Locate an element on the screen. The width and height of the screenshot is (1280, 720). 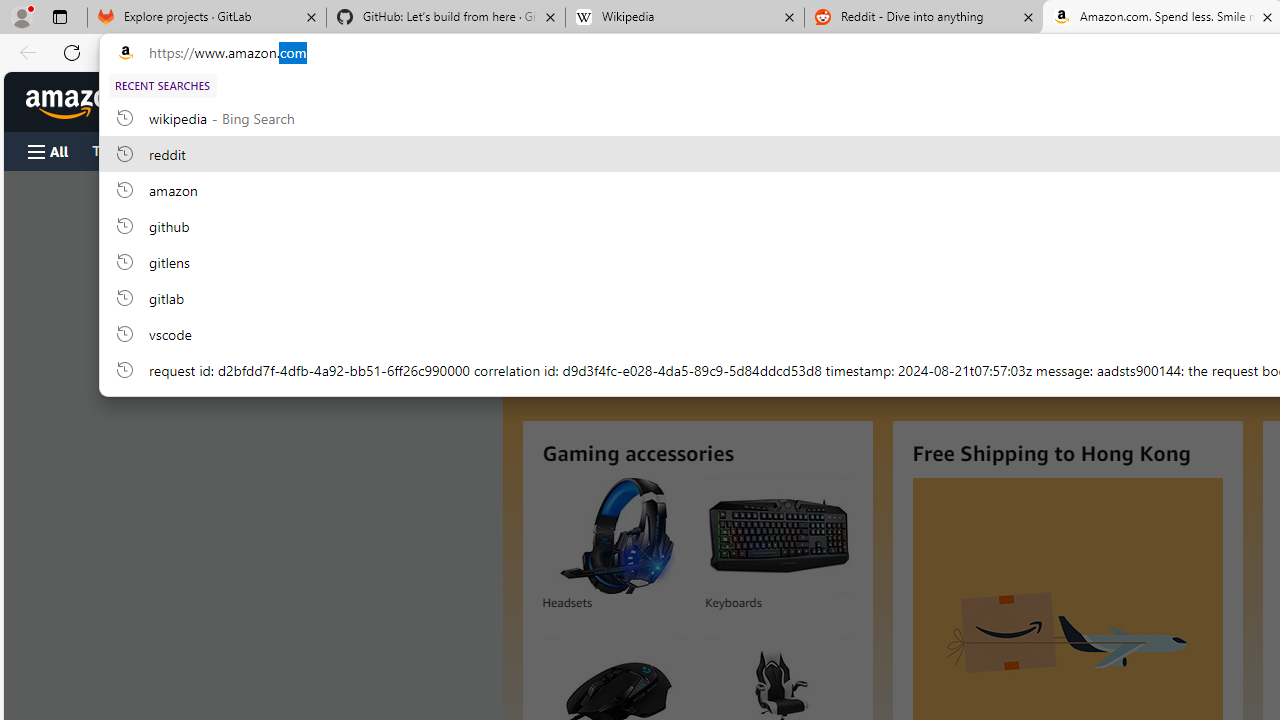
'Deliver to Hong Kong' is located at coordinates (193, 101).